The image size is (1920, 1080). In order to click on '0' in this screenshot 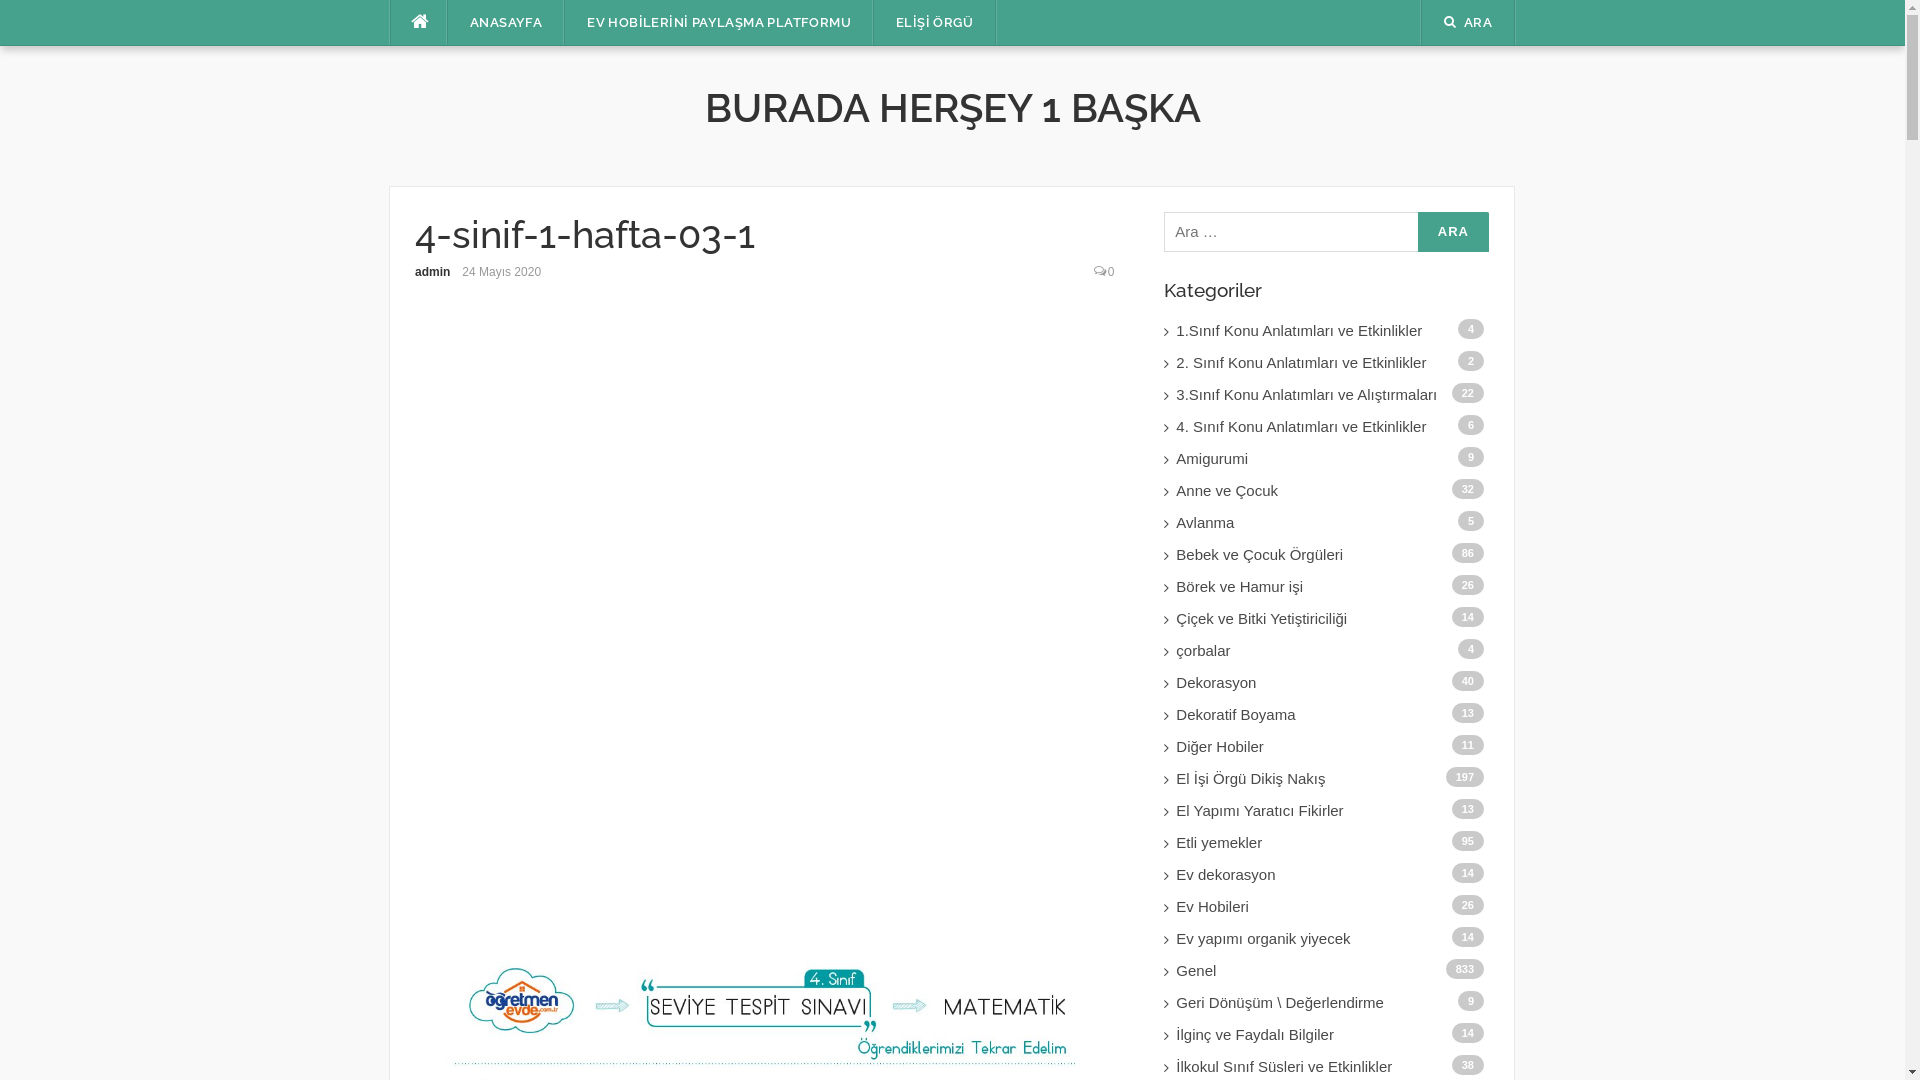, I will do `click(1110, 272)`.